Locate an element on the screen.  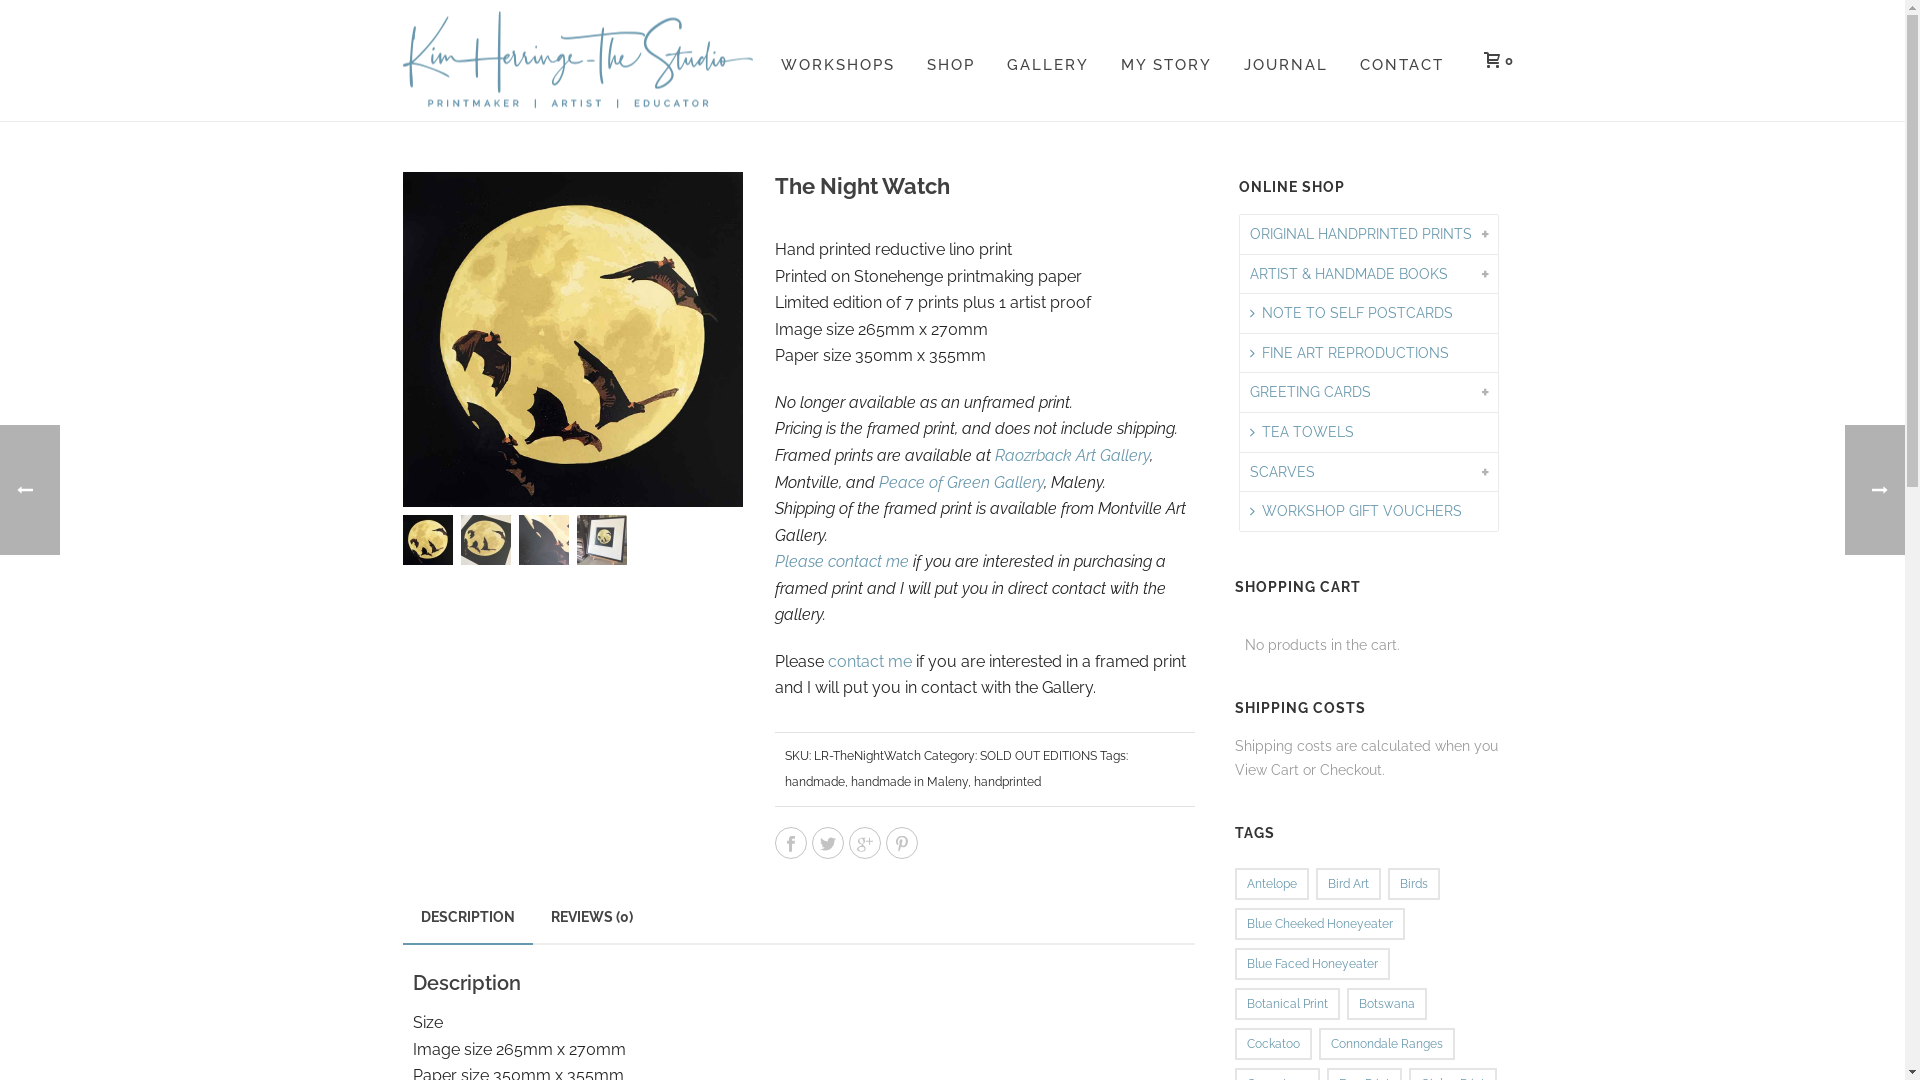
'handprinted' is located at coordinates (974, 781).